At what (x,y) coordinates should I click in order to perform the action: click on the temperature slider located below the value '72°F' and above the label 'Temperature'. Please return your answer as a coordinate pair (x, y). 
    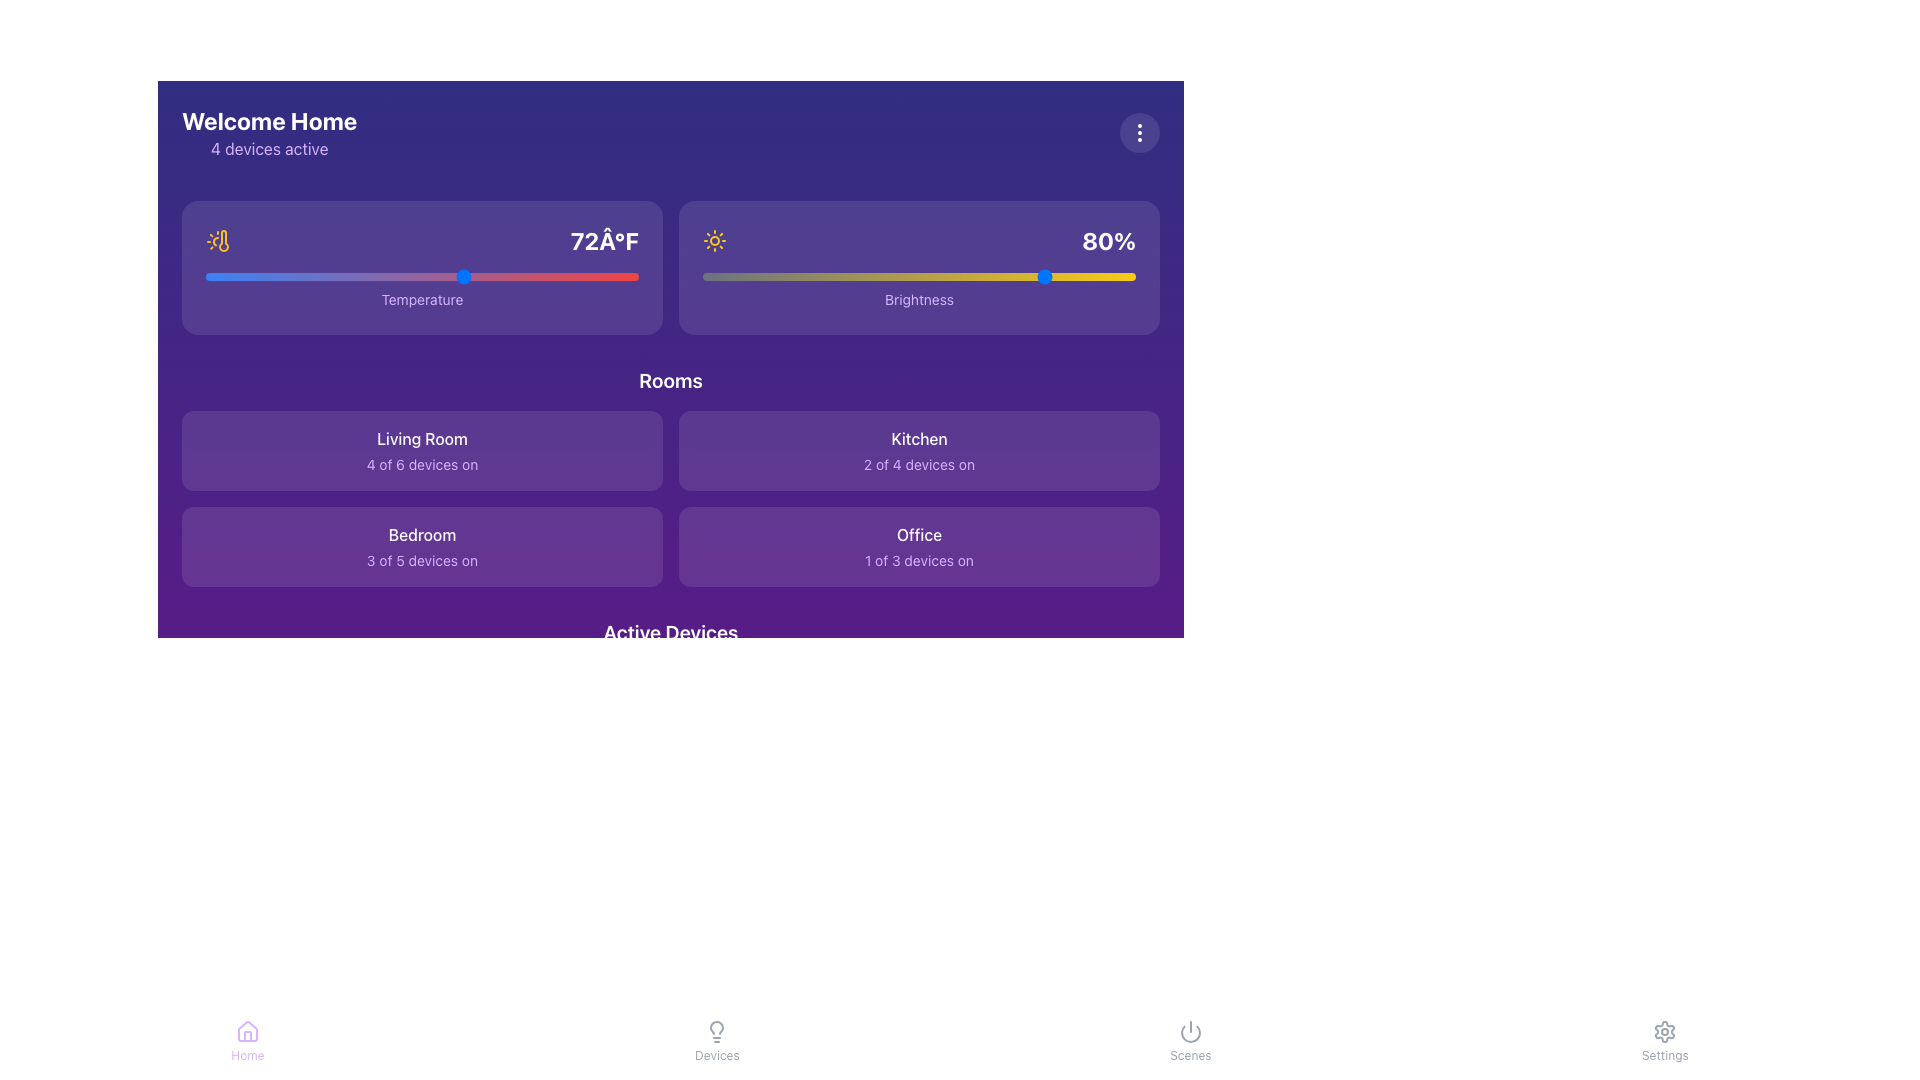
    Looking at the image, I should click on (421, 277).